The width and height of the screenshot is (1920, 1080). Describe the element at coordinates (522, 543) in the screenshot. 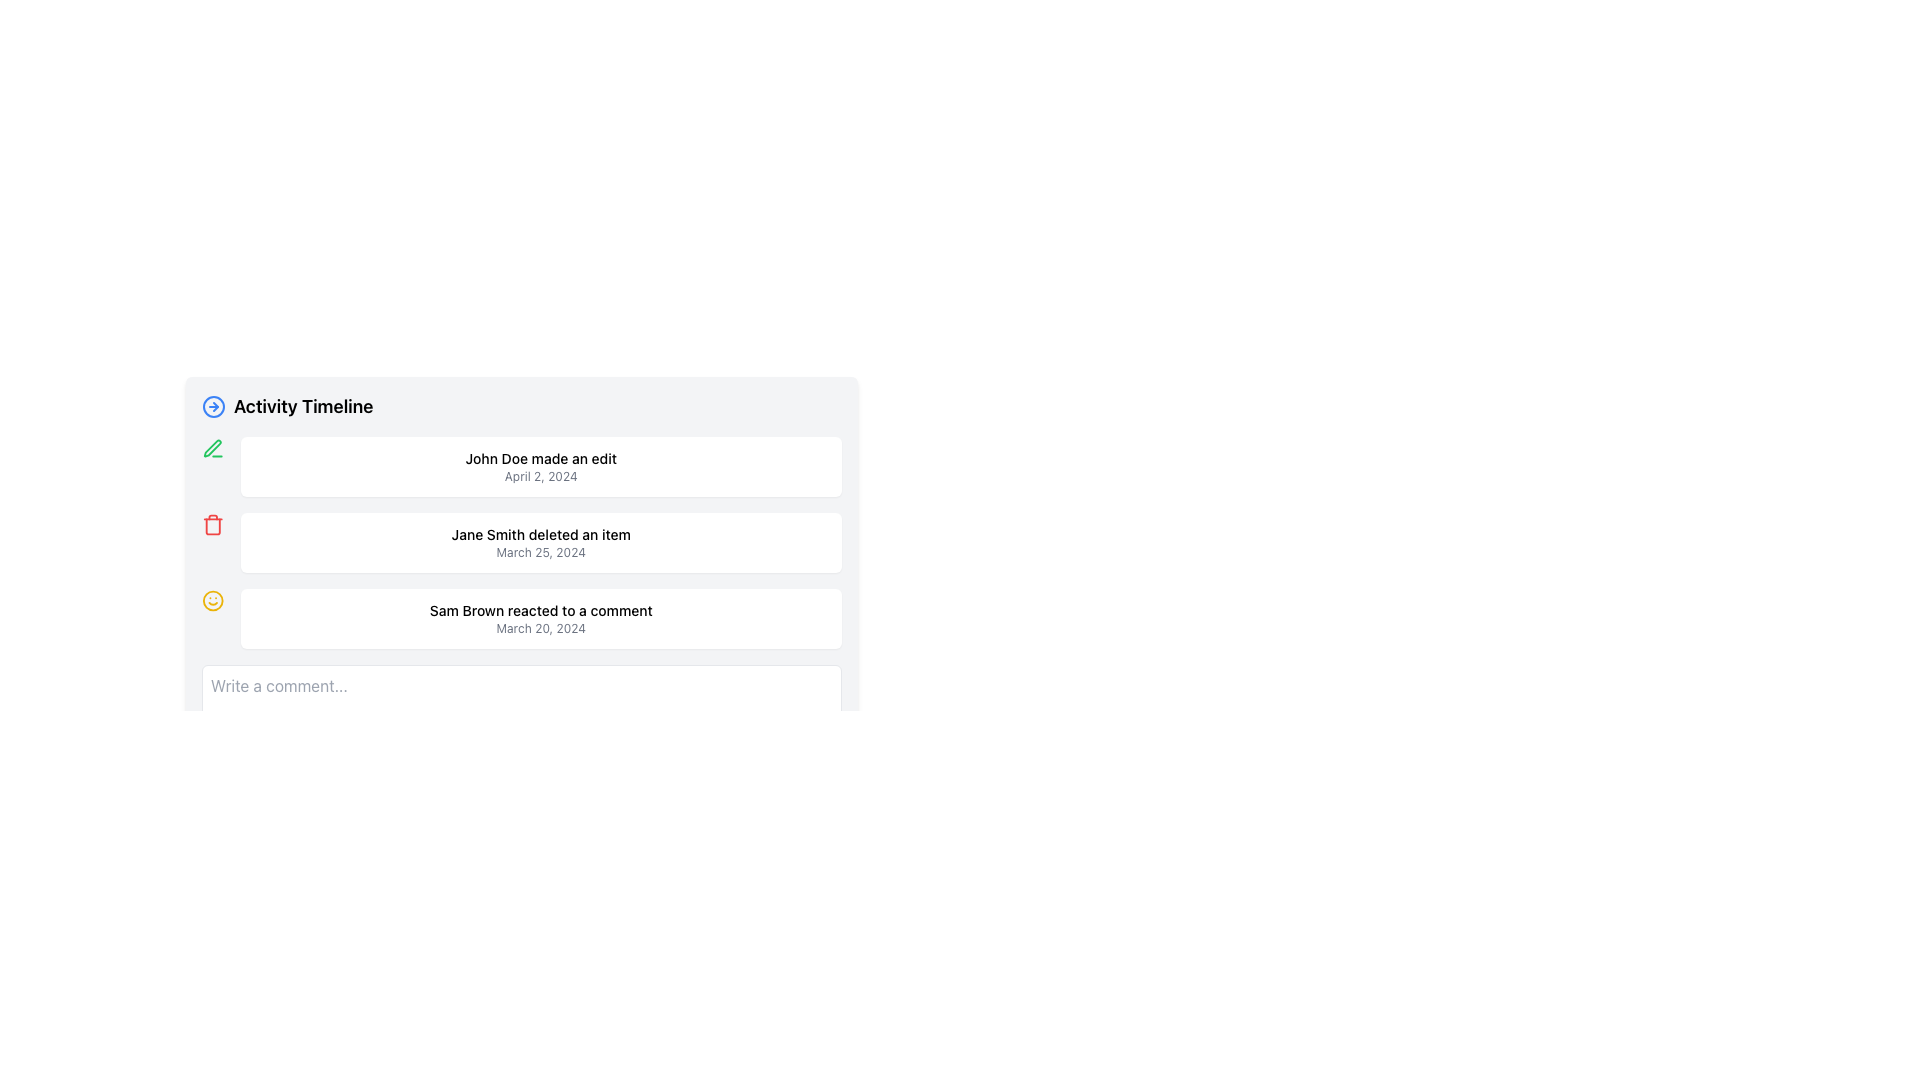

I see `the Activity notification entry that informs users about Jane Smith deleting an item, positioned in the vertical notification list between John Doe's and Sam Brown's notifications` at that location.